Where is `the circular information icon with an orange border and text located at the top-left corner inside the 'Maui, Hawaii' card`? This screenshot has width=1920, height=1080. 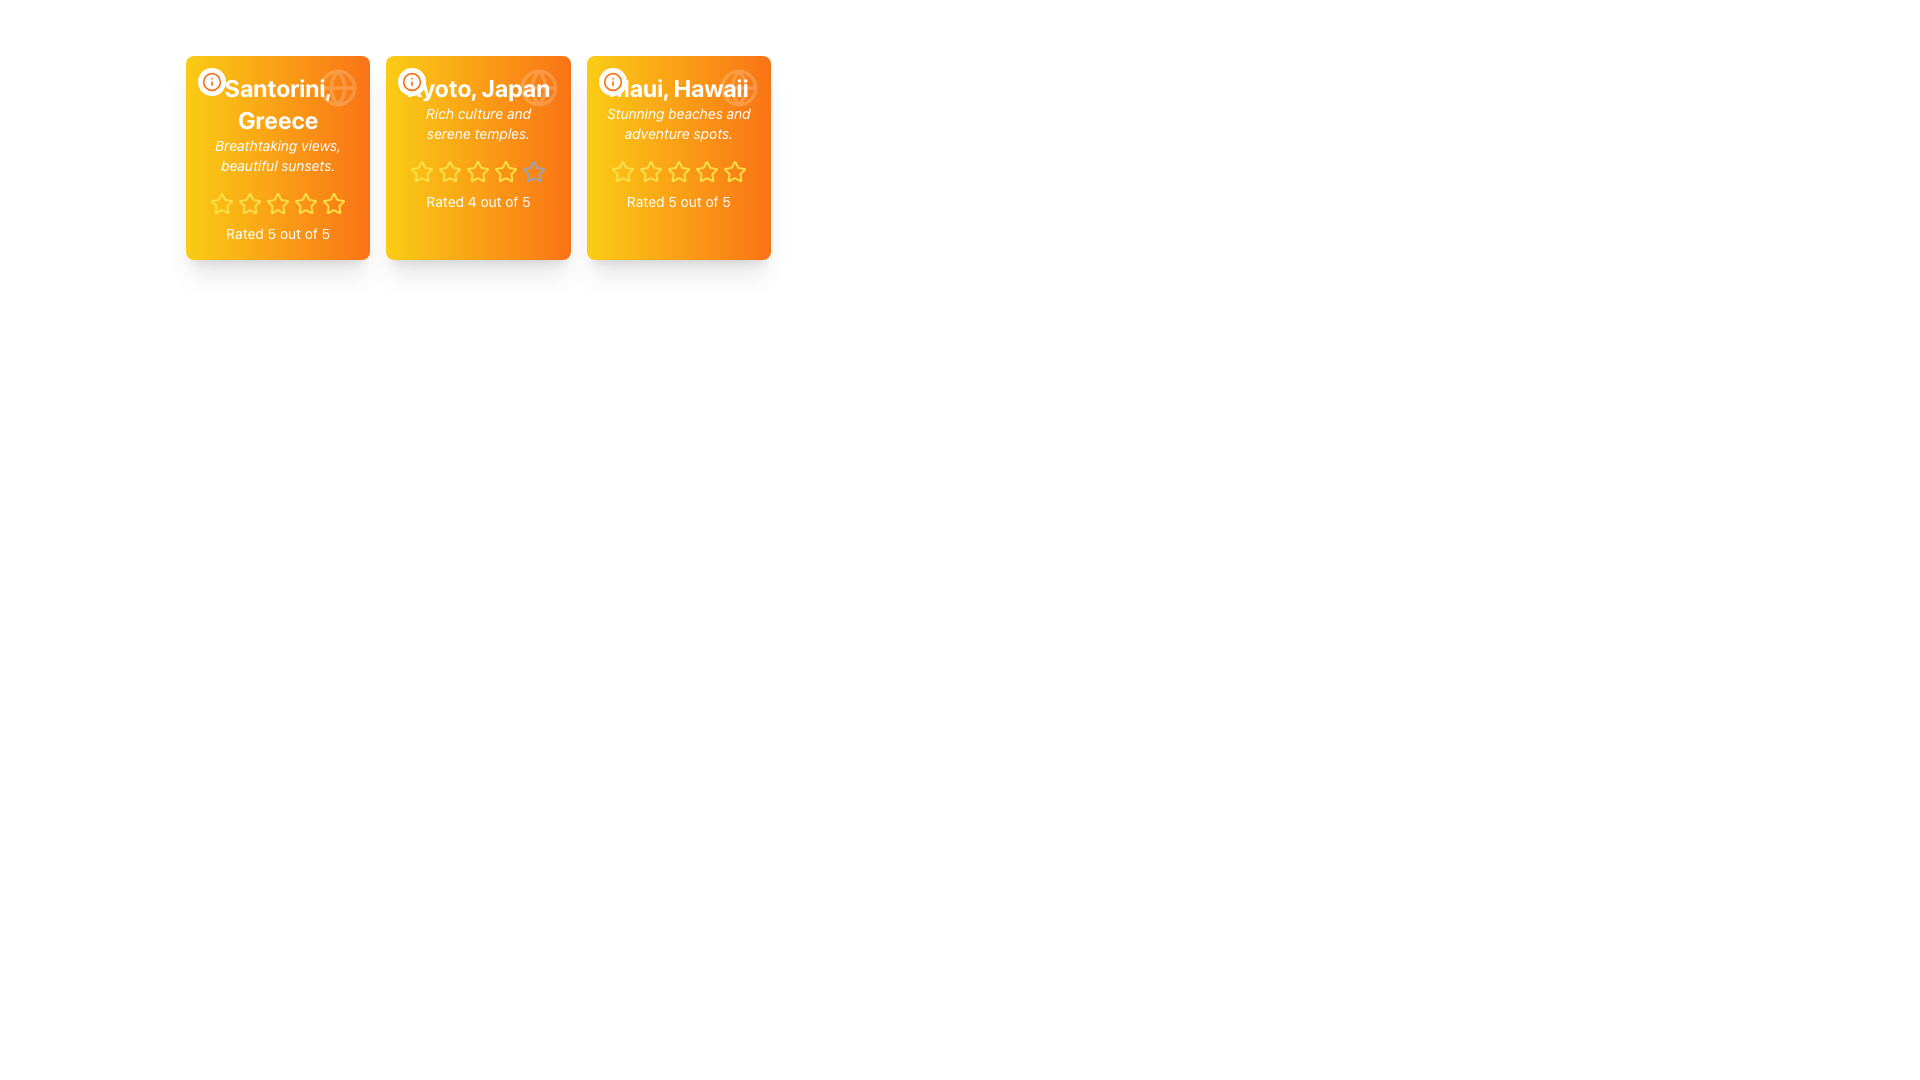
the circular information icon with an orange border and text located at the top-left corner inside the 'Maui, Hawaii' card is located at coordinates (611, 80).